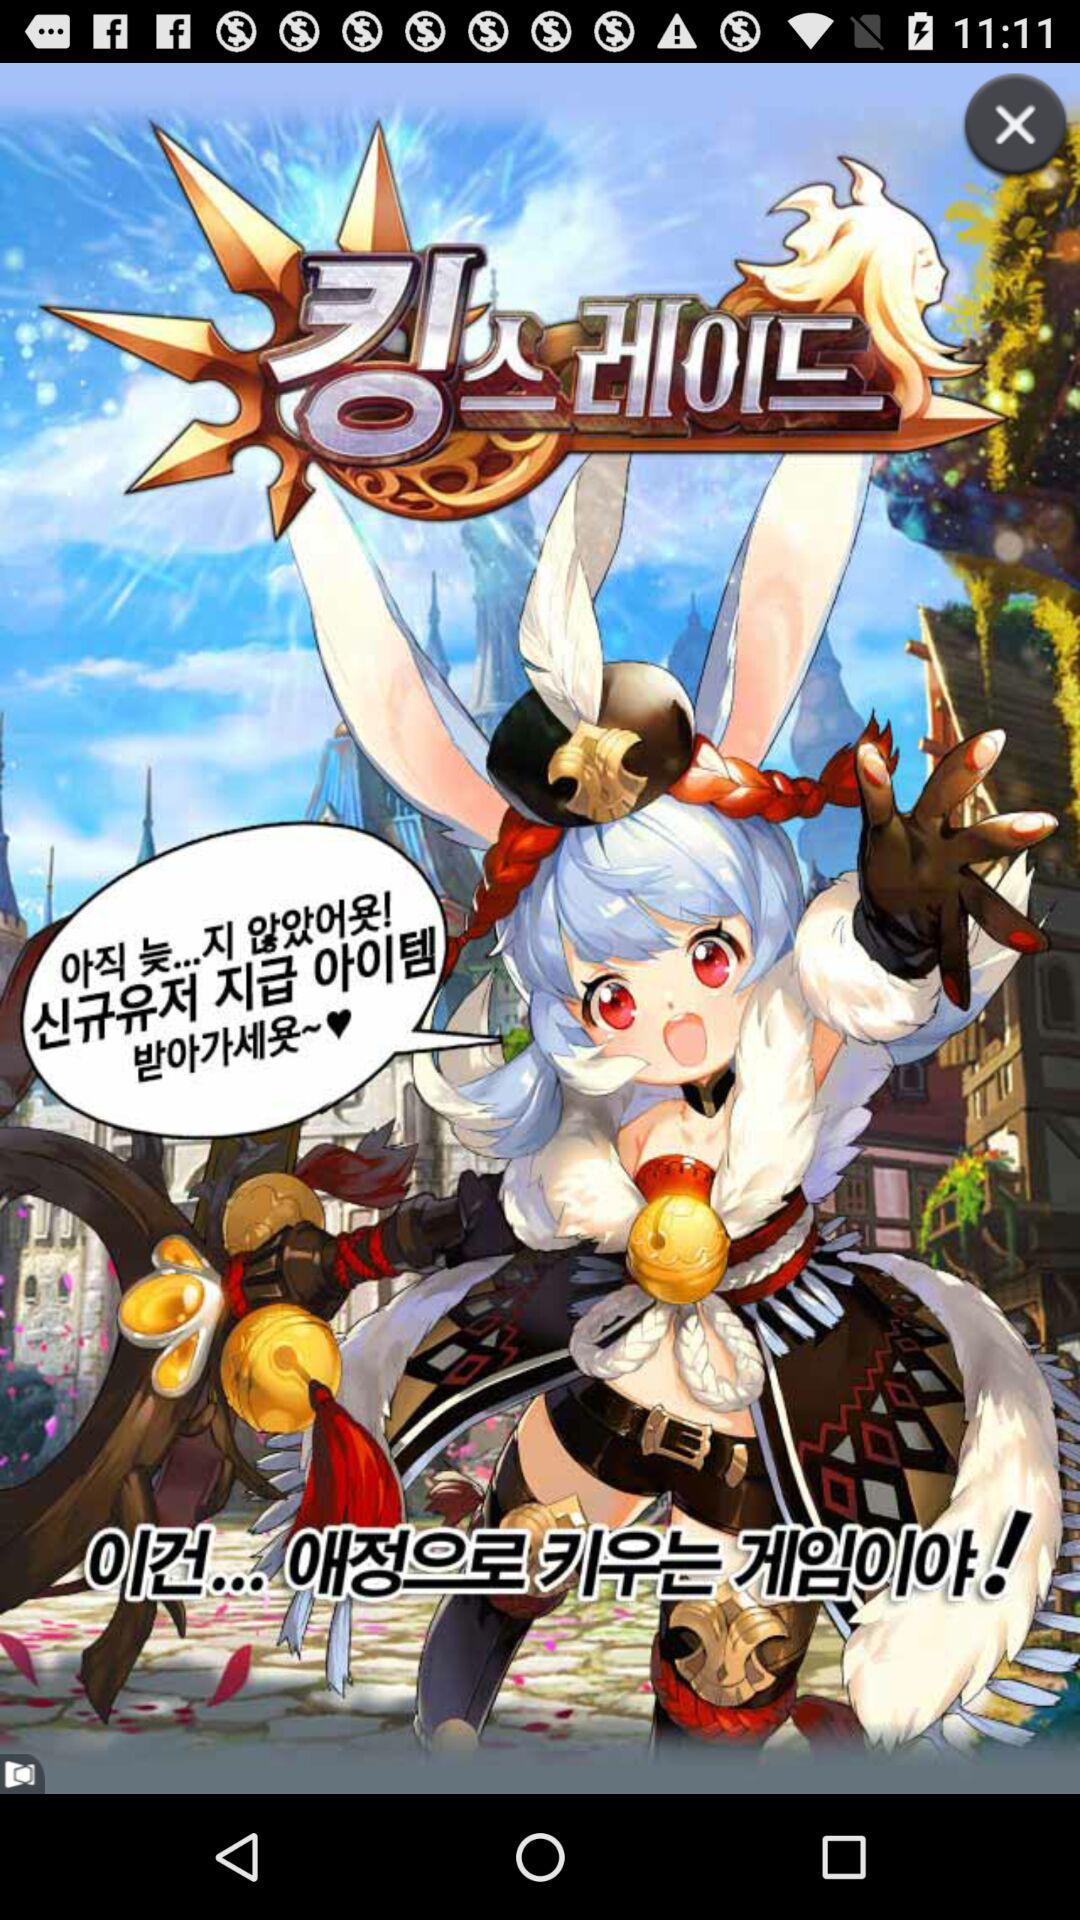 The height and width of the screenshot is (1920, 1080). What do you see at coordinates (22, 1897) in the screenshot?
I see `the folder icon` at bounding box center [22, 1897].